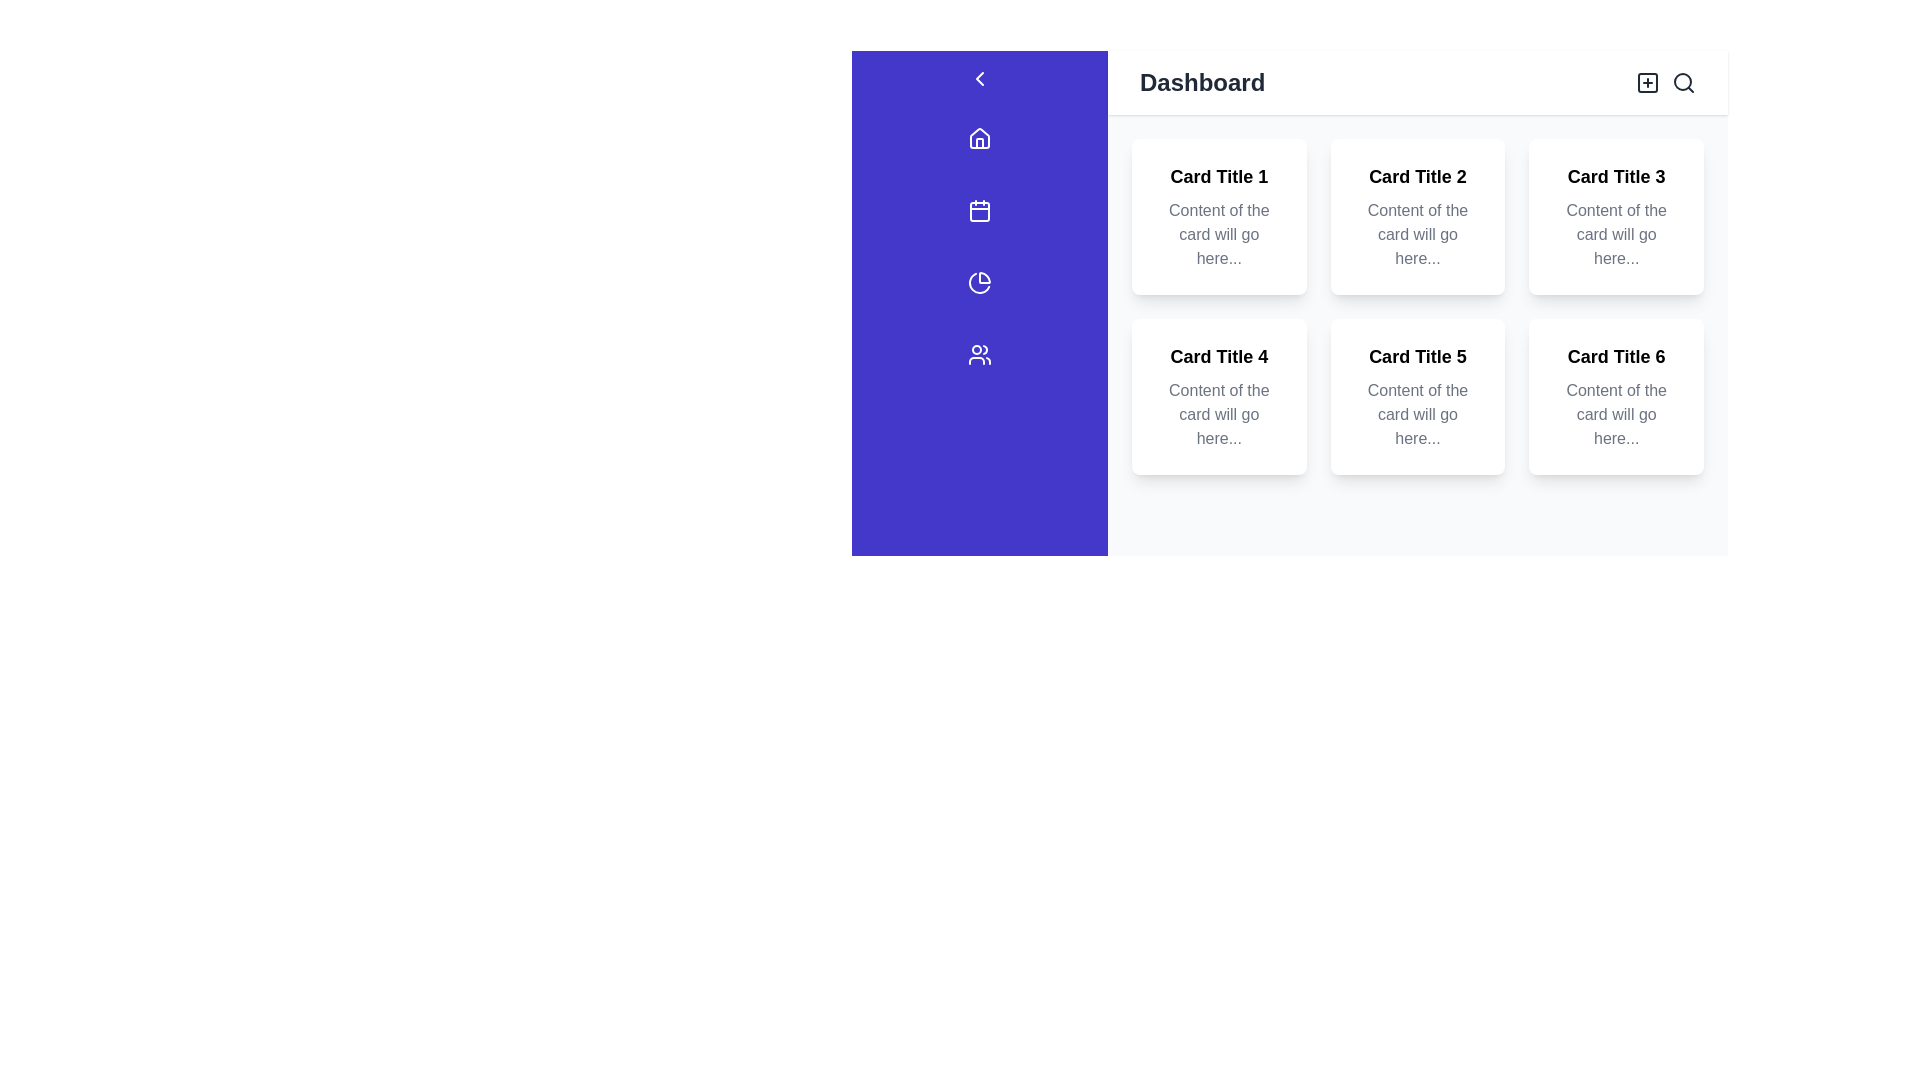 Image resolution: width=1920 pixels, height=1080 pixels. I want to click on the collapse/expand button located at the top section of the vertical navigation menu on the left side, which toggles the menu's visibility and may reveal a tooltip or highlight, so click(979, 77).